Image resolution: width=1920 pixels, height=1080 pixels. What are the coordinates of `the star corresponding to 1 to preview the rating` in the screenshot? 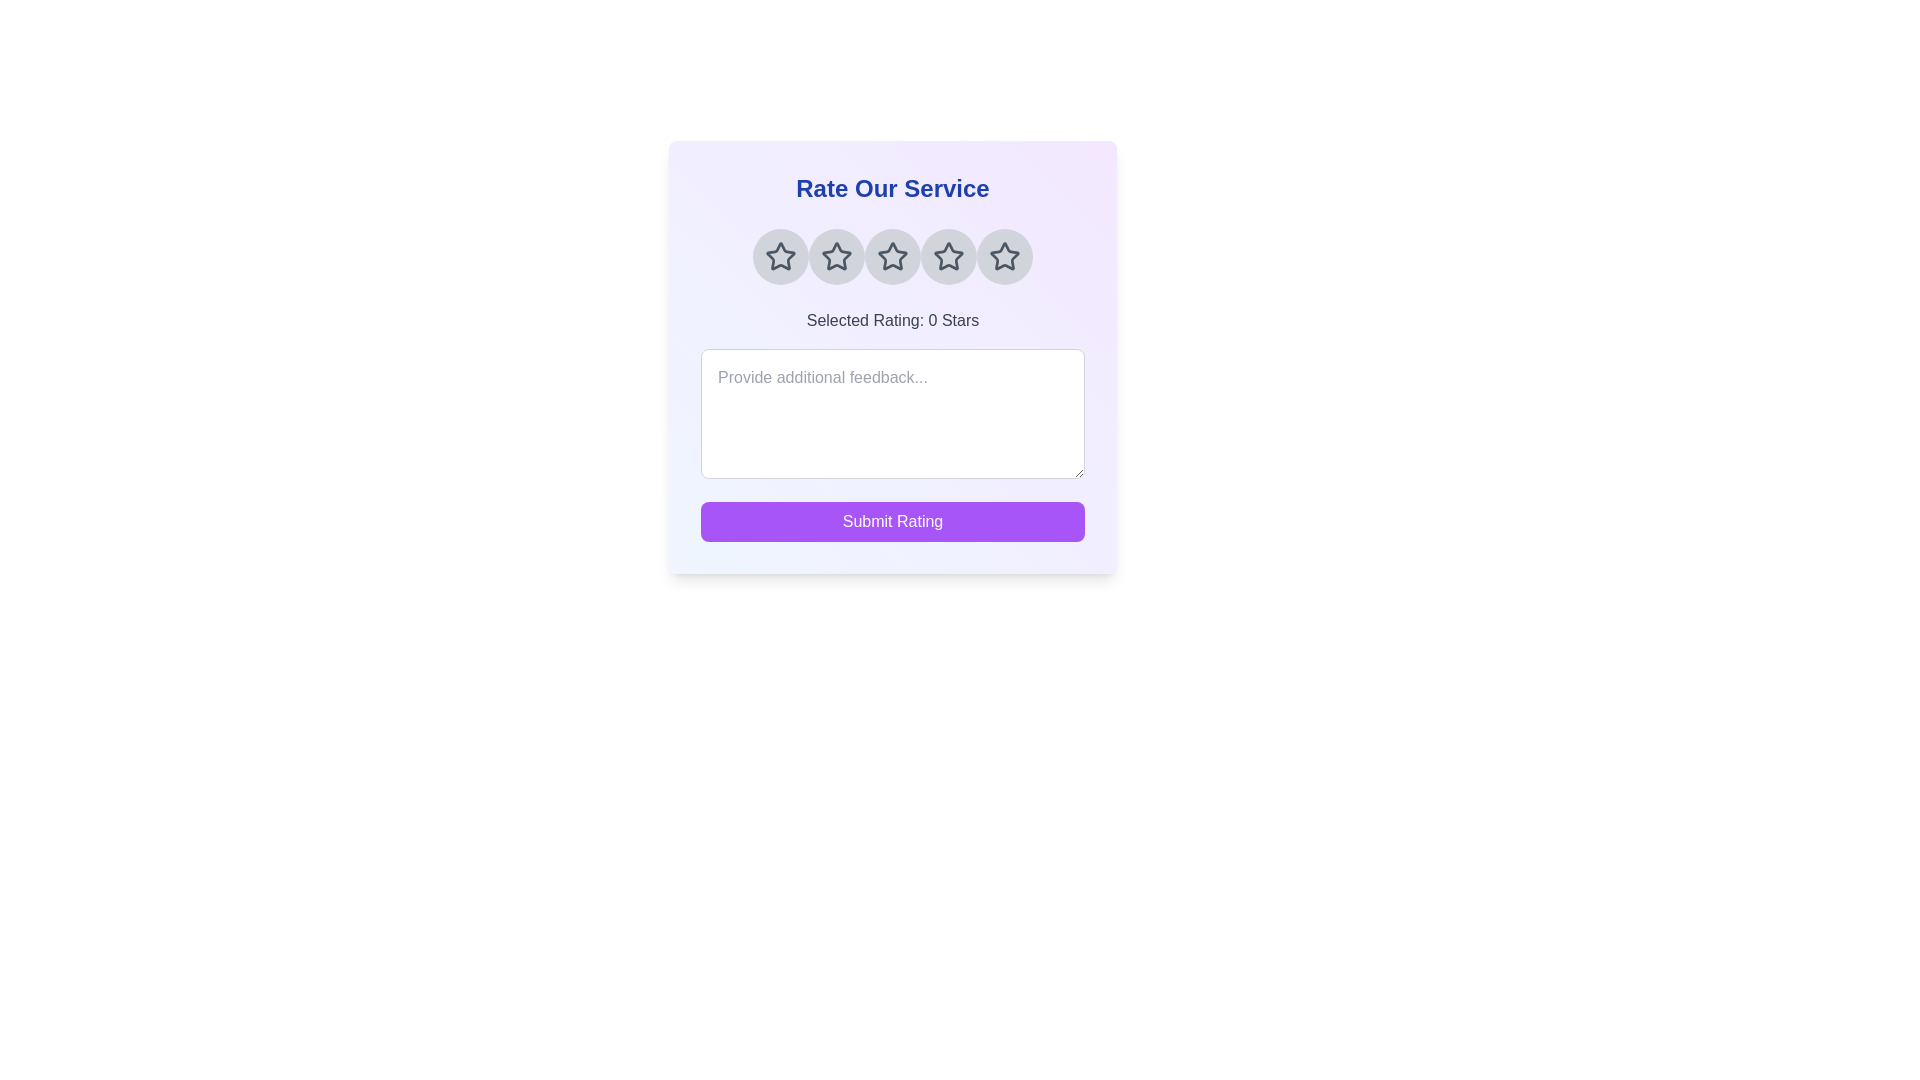 It's located at (780, 256).